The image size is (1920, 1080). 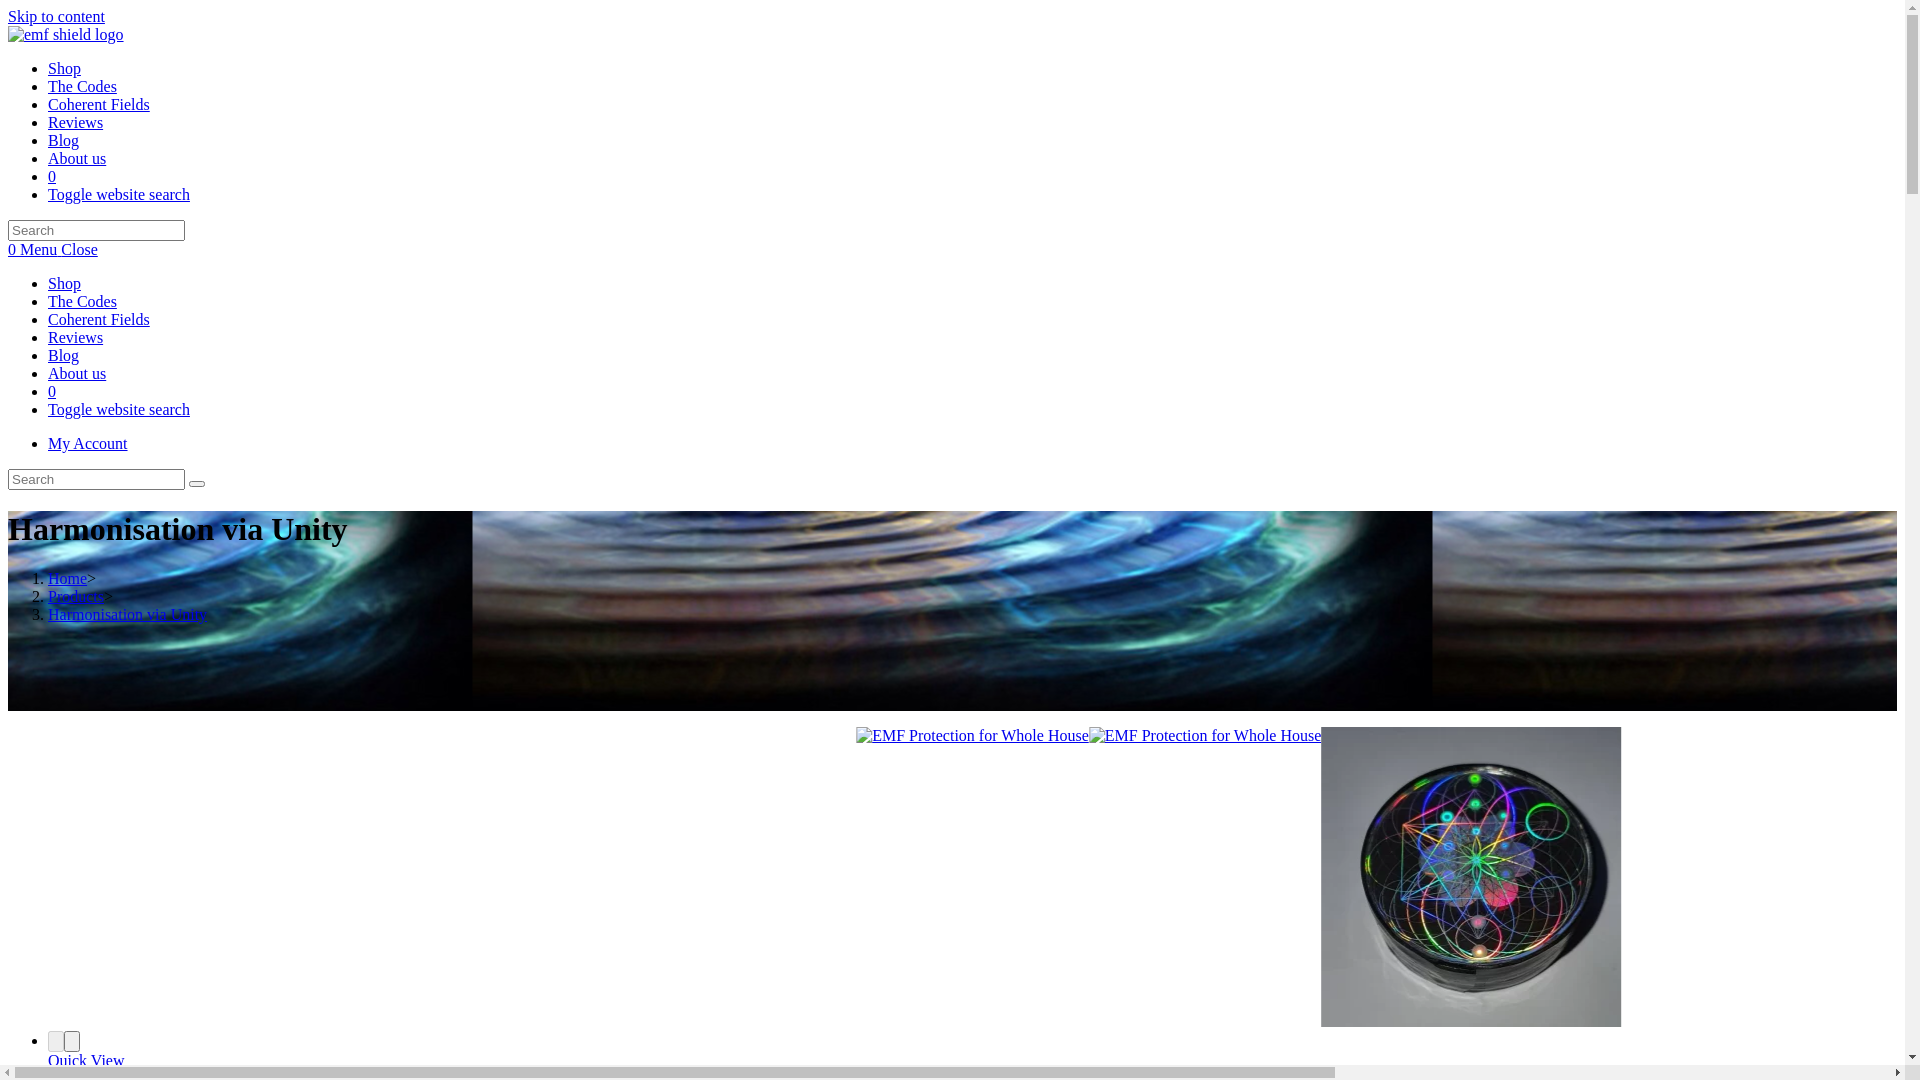 What do you see at coordinates (8, 16) in the screenshot?
I see `'Skip to content'` at bounding box center [8, 16].